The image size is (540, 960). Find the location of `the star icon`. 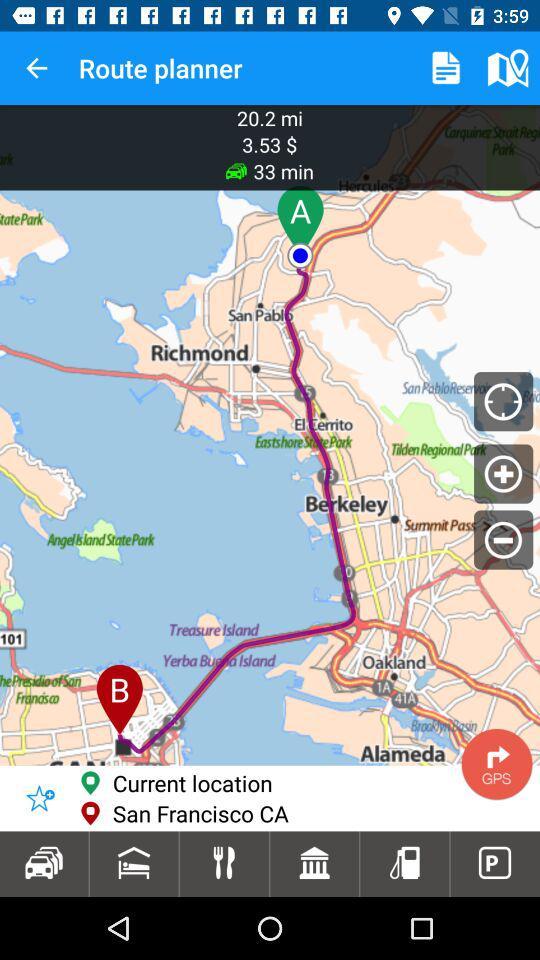

the star icon is located at coordinates (40, 798).